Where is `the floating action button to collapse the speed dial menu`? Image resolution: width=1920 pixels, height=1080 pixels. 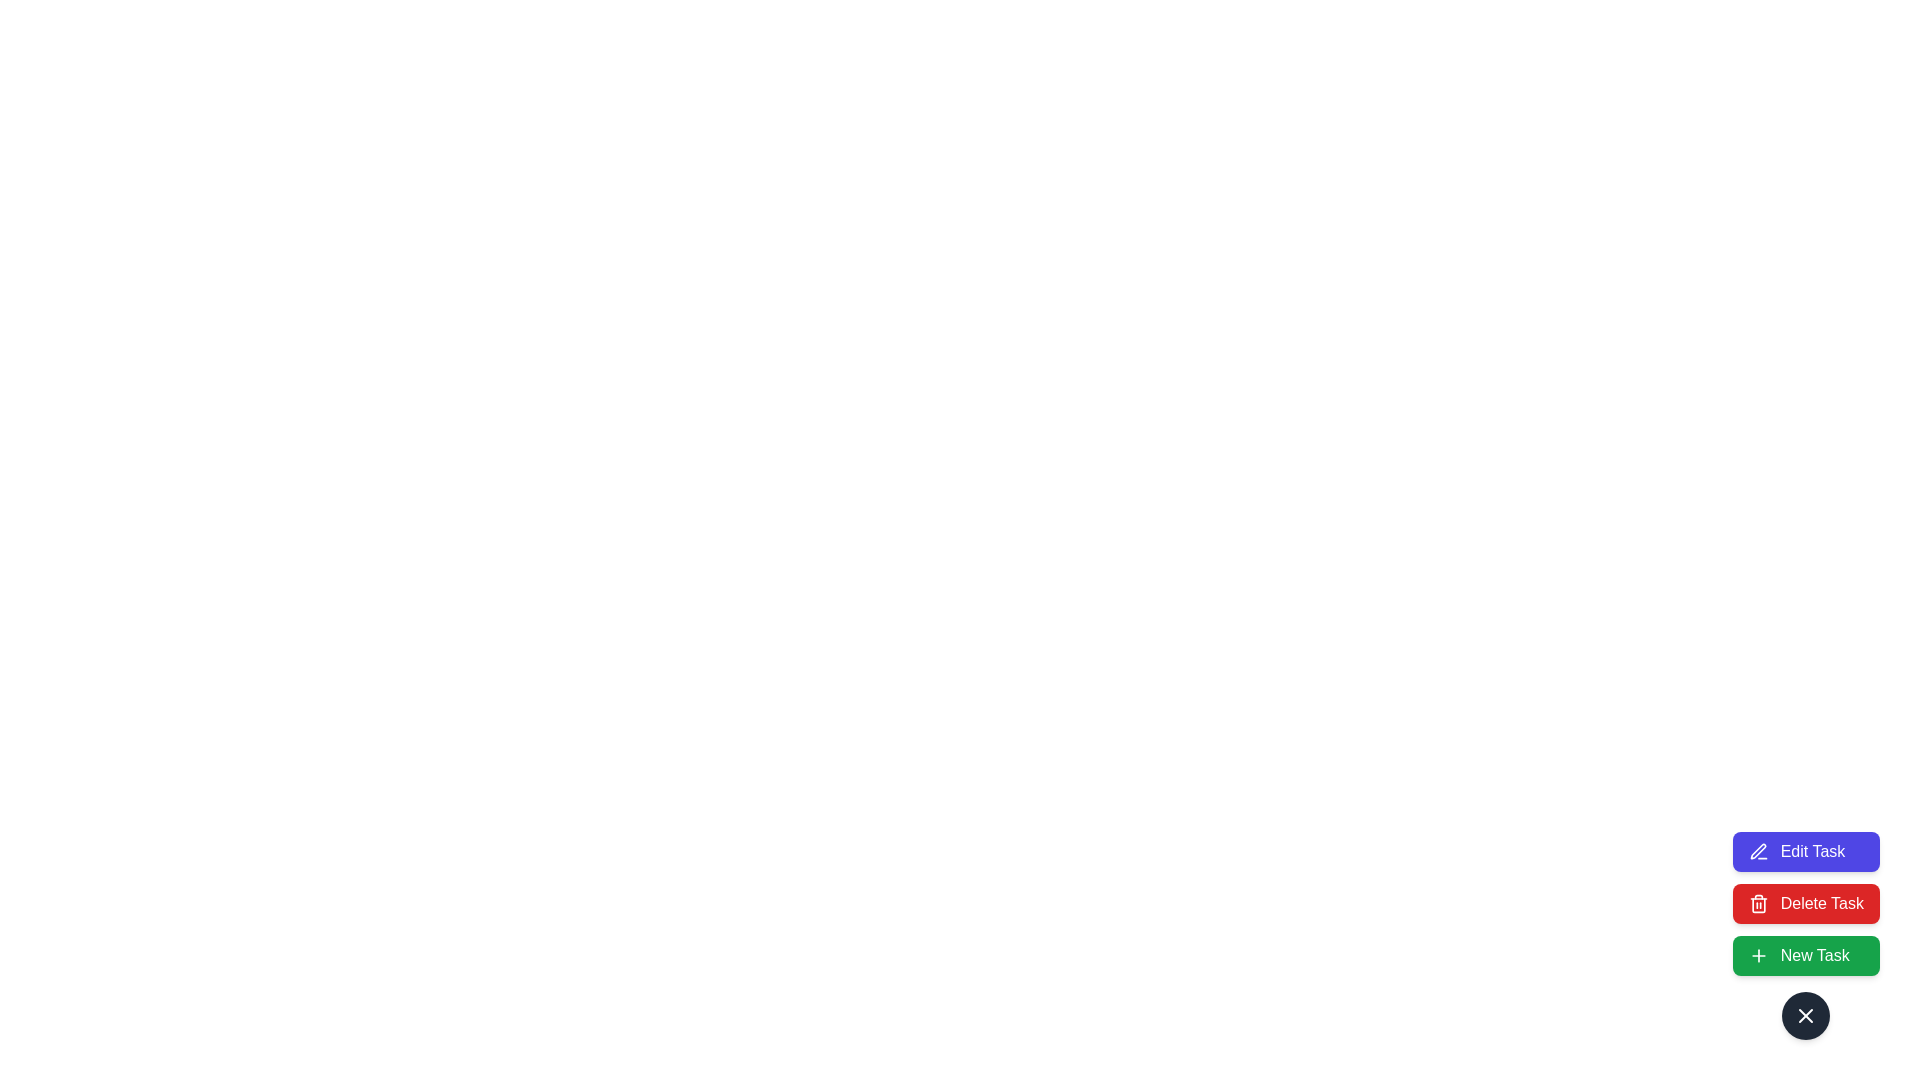
the floating action button to collapse the speed dial menu is located at coordinates (1805, 1015).